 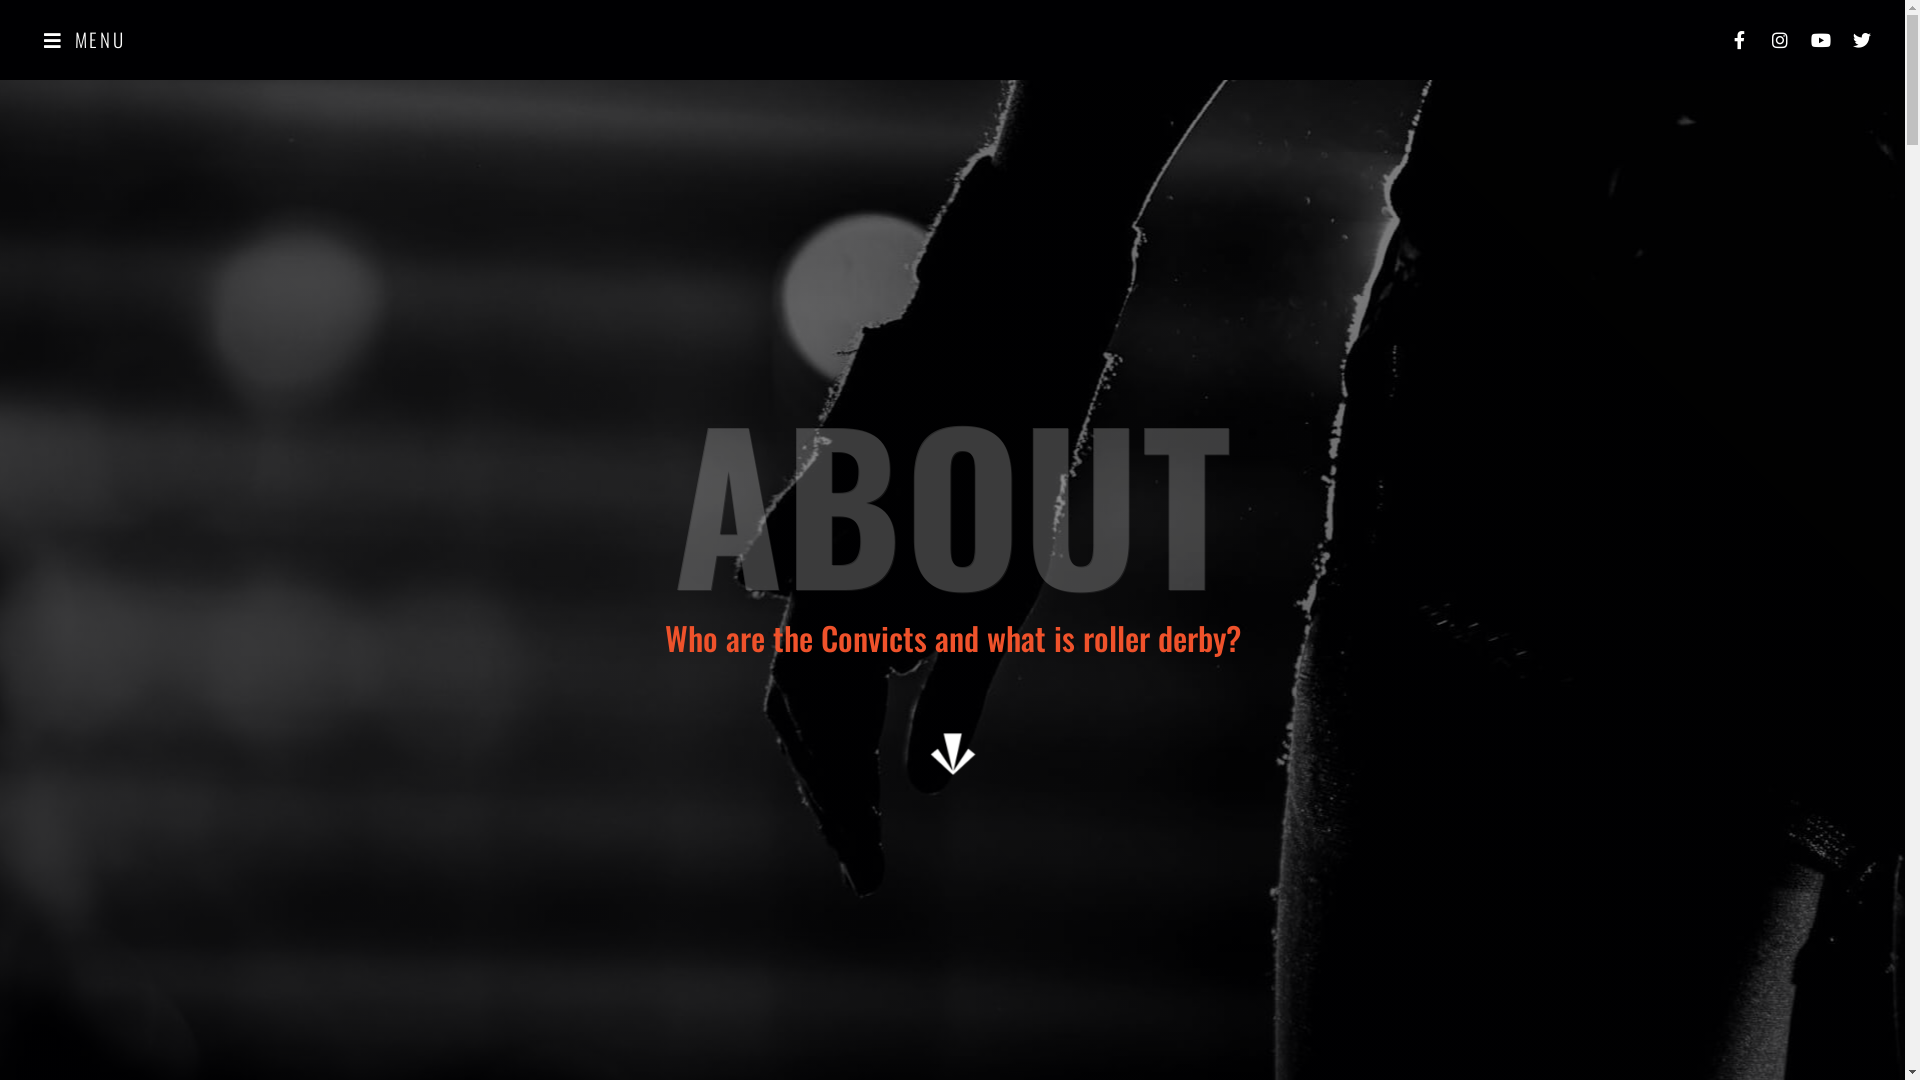 What do you see at coordinates (1842, 39) in the screenshot?
I see `'Twitter'` at bounding box center [1842, 39].